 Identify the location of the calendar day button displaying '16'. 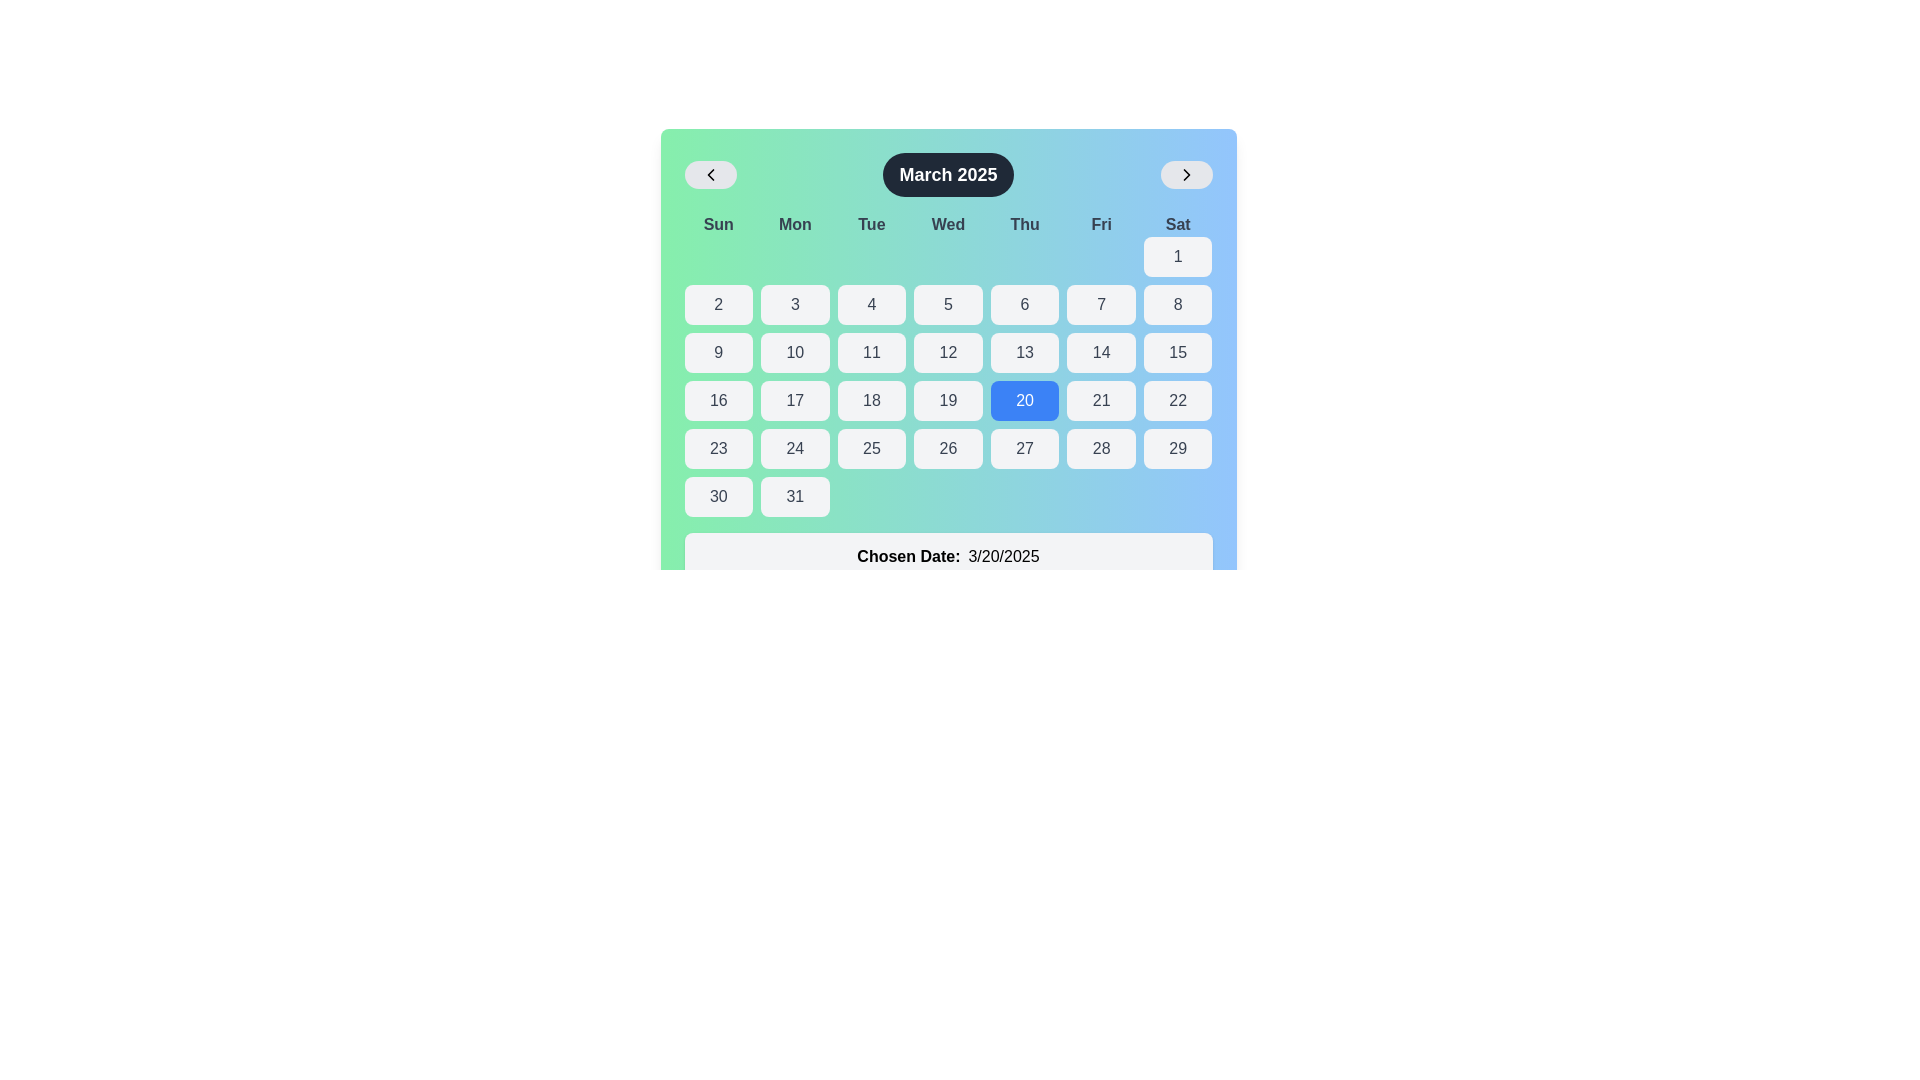
(718, 401).